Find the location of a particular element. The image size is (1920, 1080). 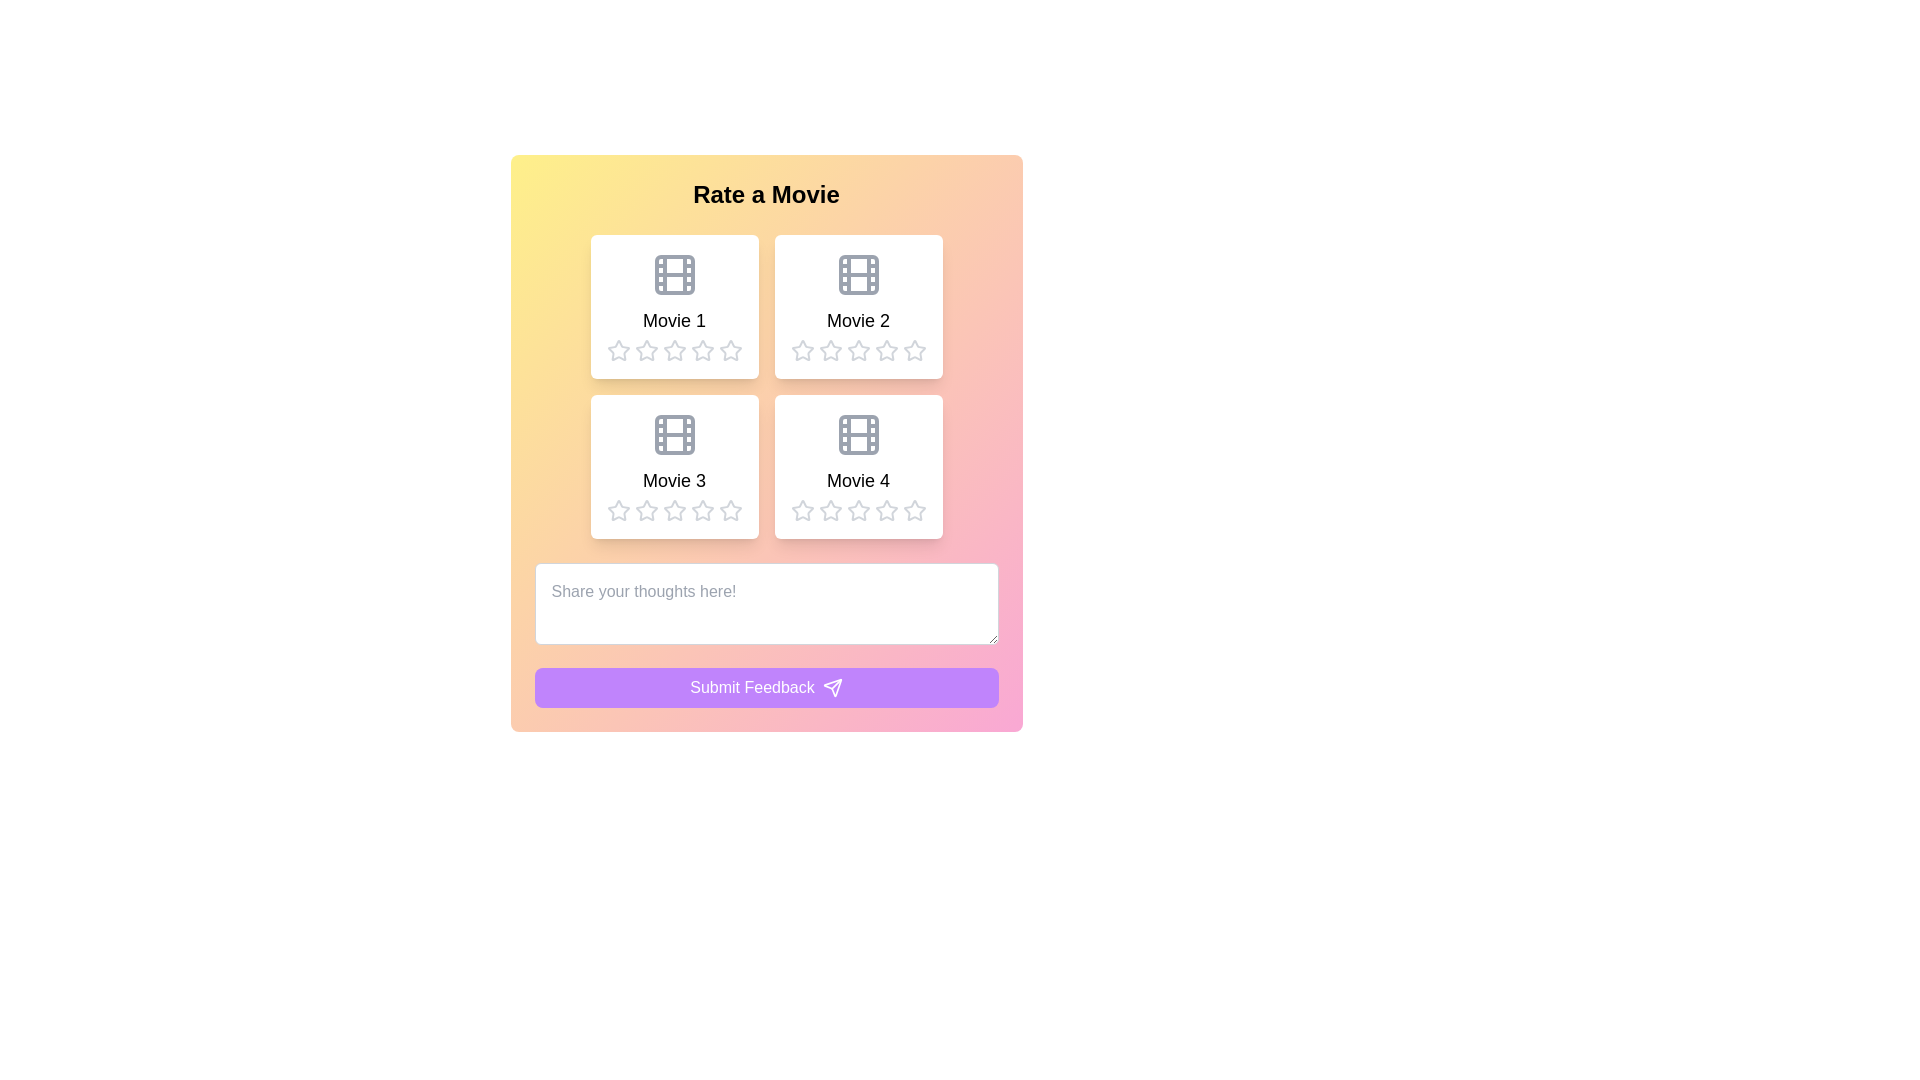

the 'Submit Feedback' button located at the bottom center of the bordered card layout is located at coordinates (765, 686).